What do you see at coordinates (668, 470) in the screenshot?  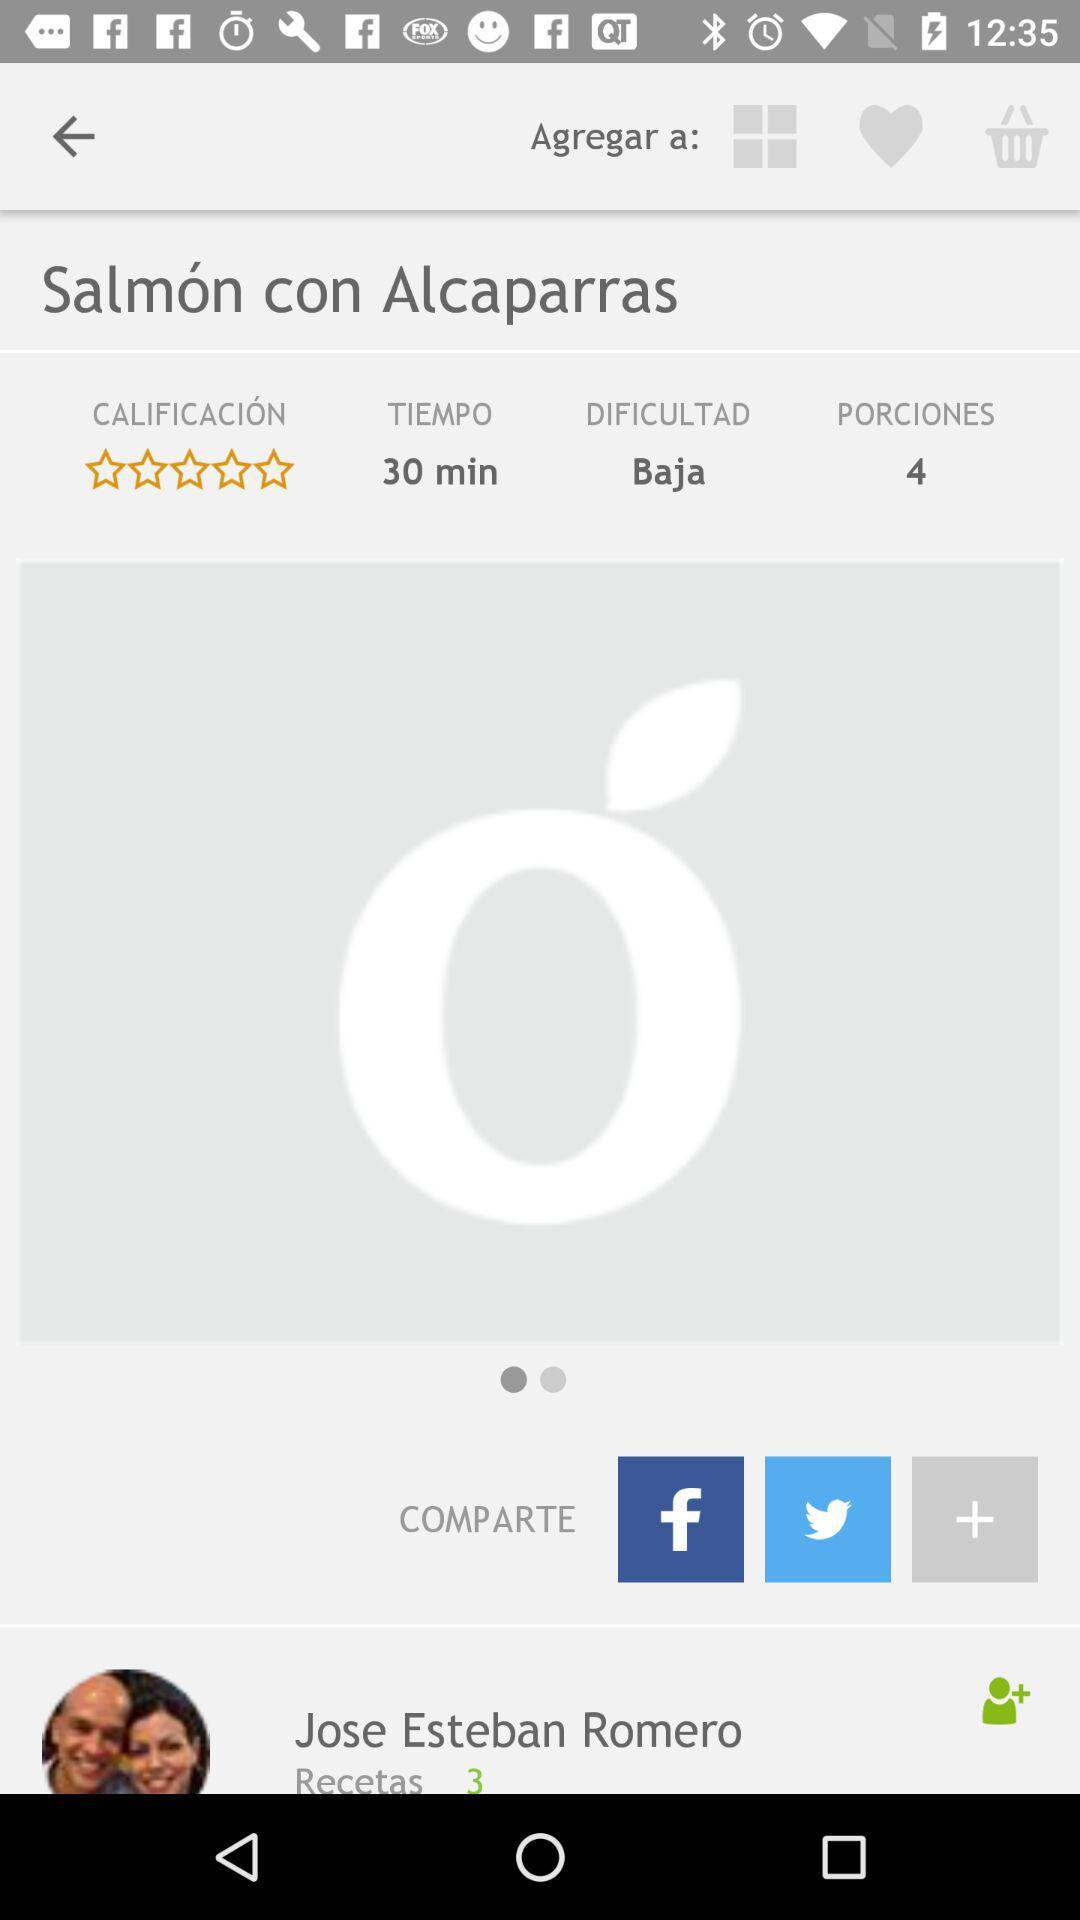 I see `the icon below the dificultad icon` at bounding box center [668, 470].